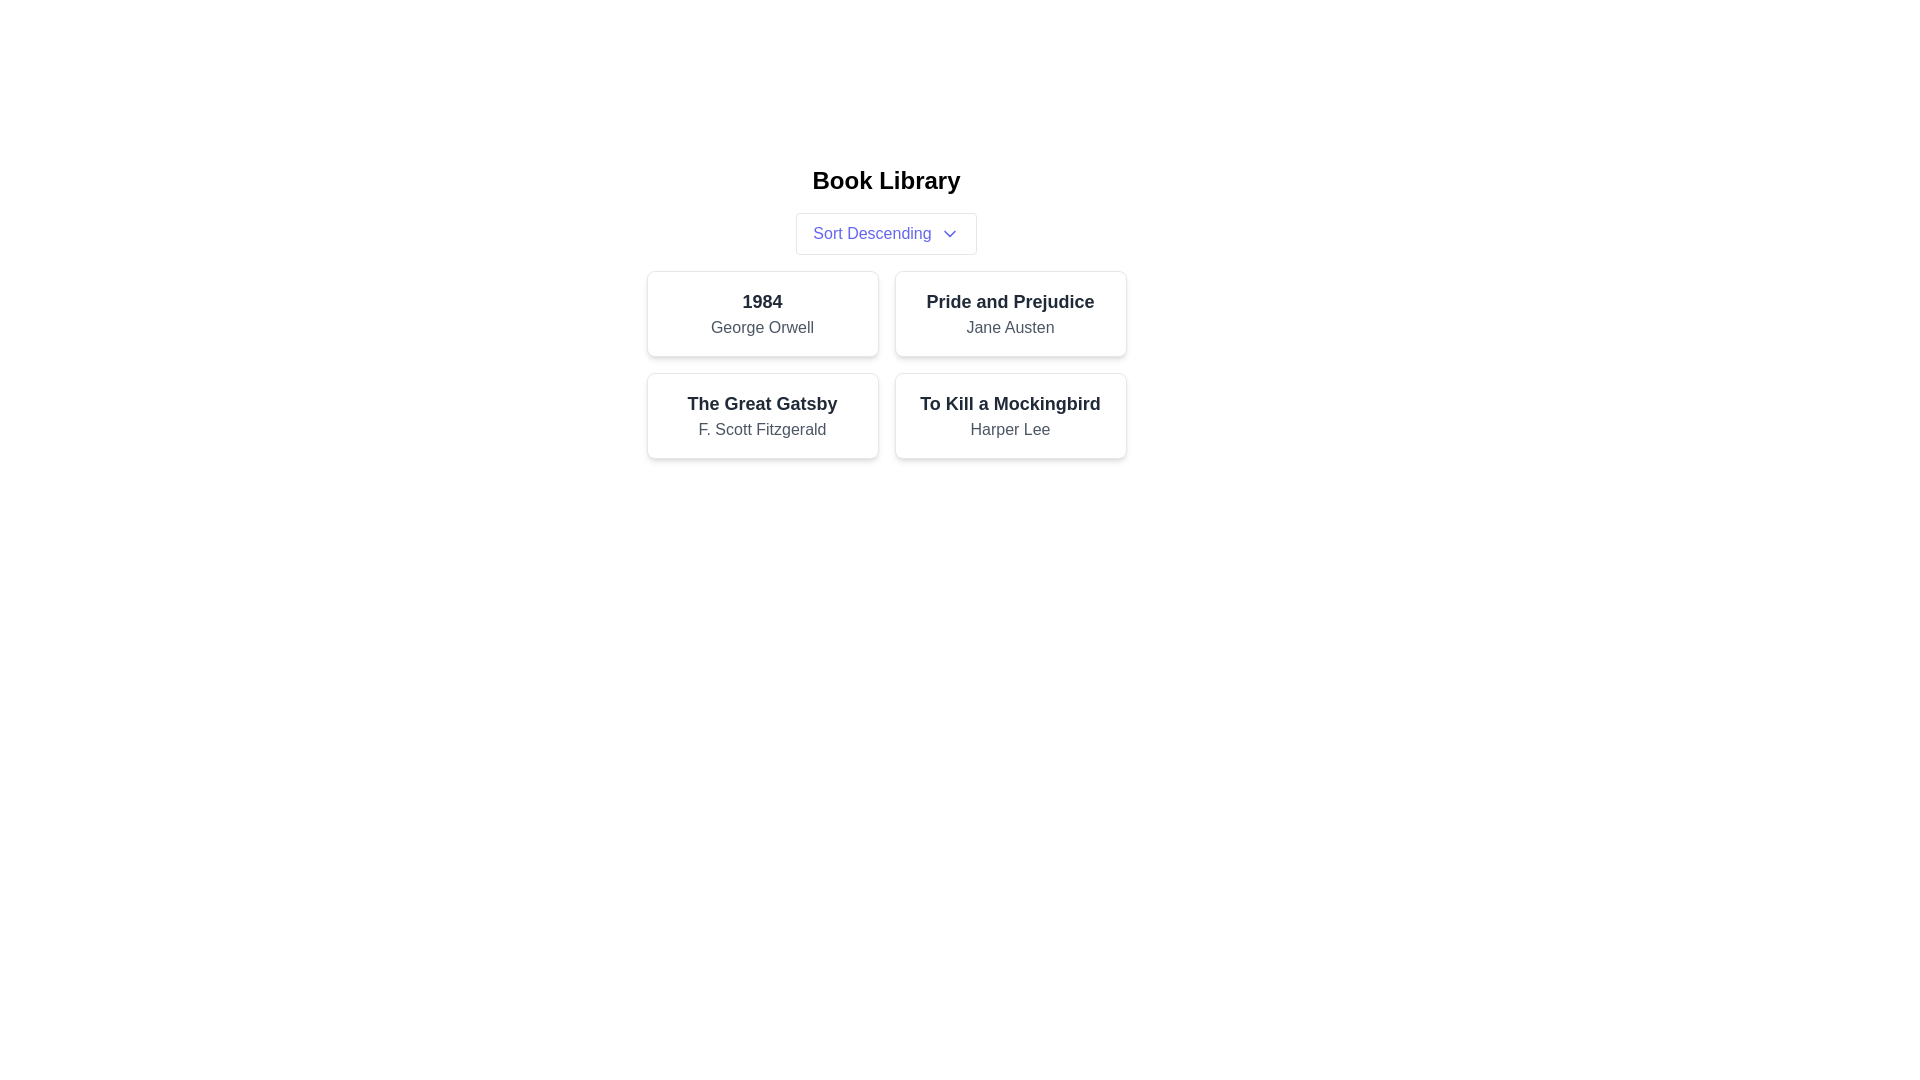 The width and height of the screenshot is (1920, 1080). I want to click on the title text '1984' which is located at the top-center of the book card in the library collection interface, so click(761, 301).